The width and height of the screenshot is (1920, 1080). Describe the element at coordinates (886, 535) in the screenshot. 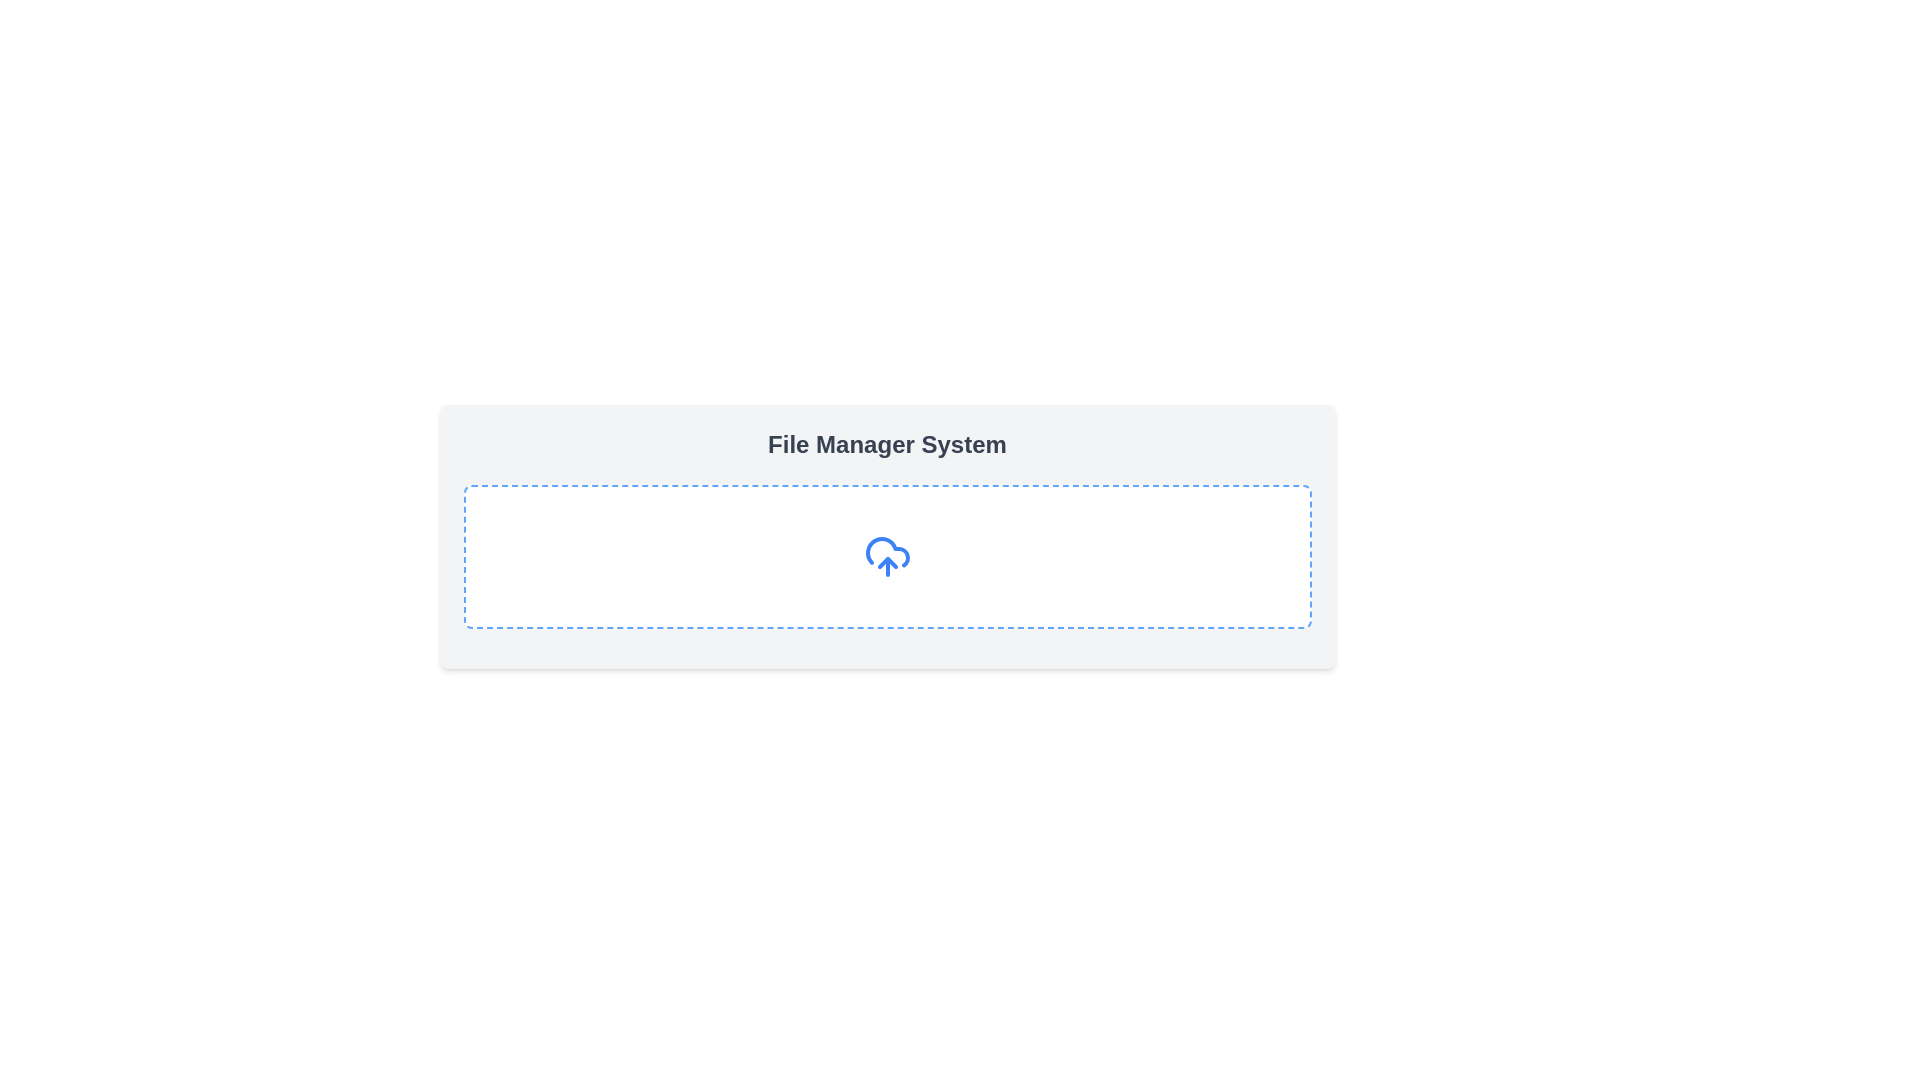

I see `the centered section containing the text 'File Manager System' in bold, gray font, which includes a large dashed box with a cloud-upload icon in blue at the center` at that location.